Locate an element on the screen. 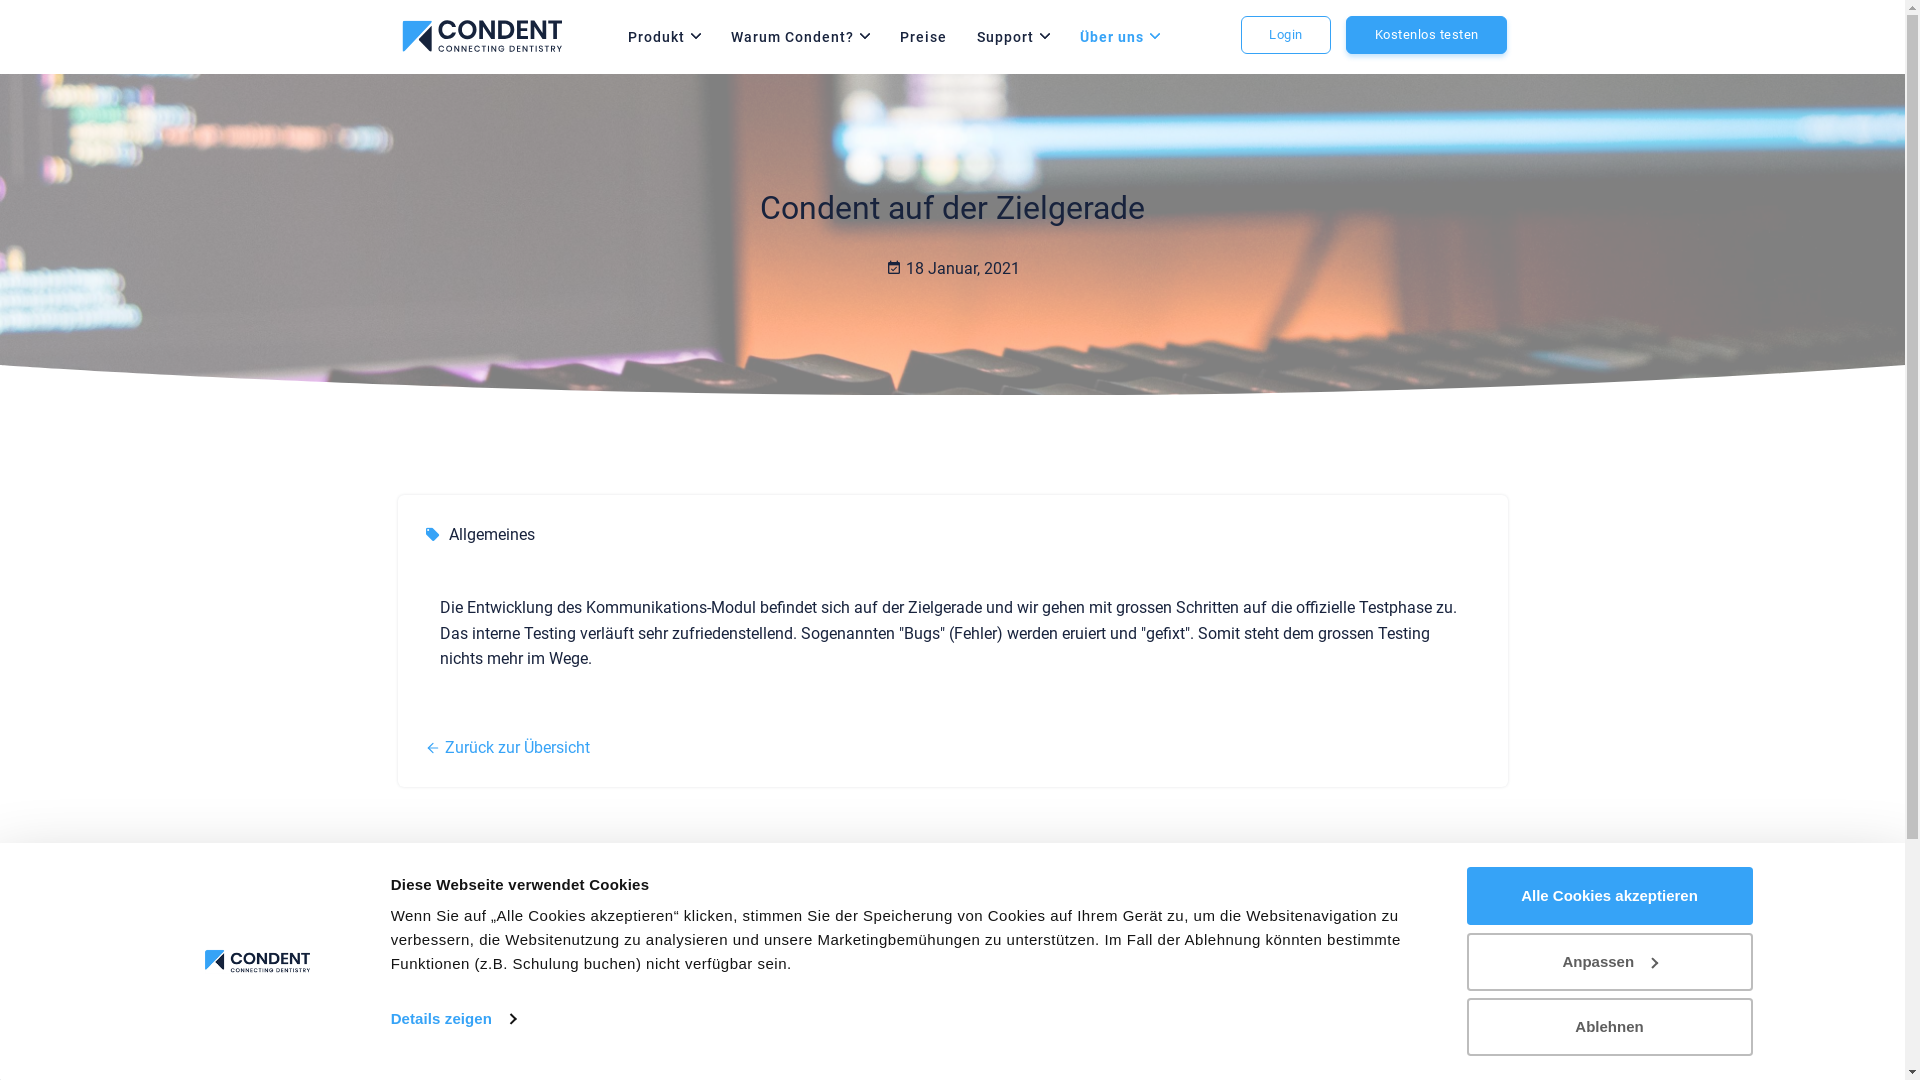 This screenshot has width=1920, height=1080. 'Login' is located at coordinates (1240, 34).